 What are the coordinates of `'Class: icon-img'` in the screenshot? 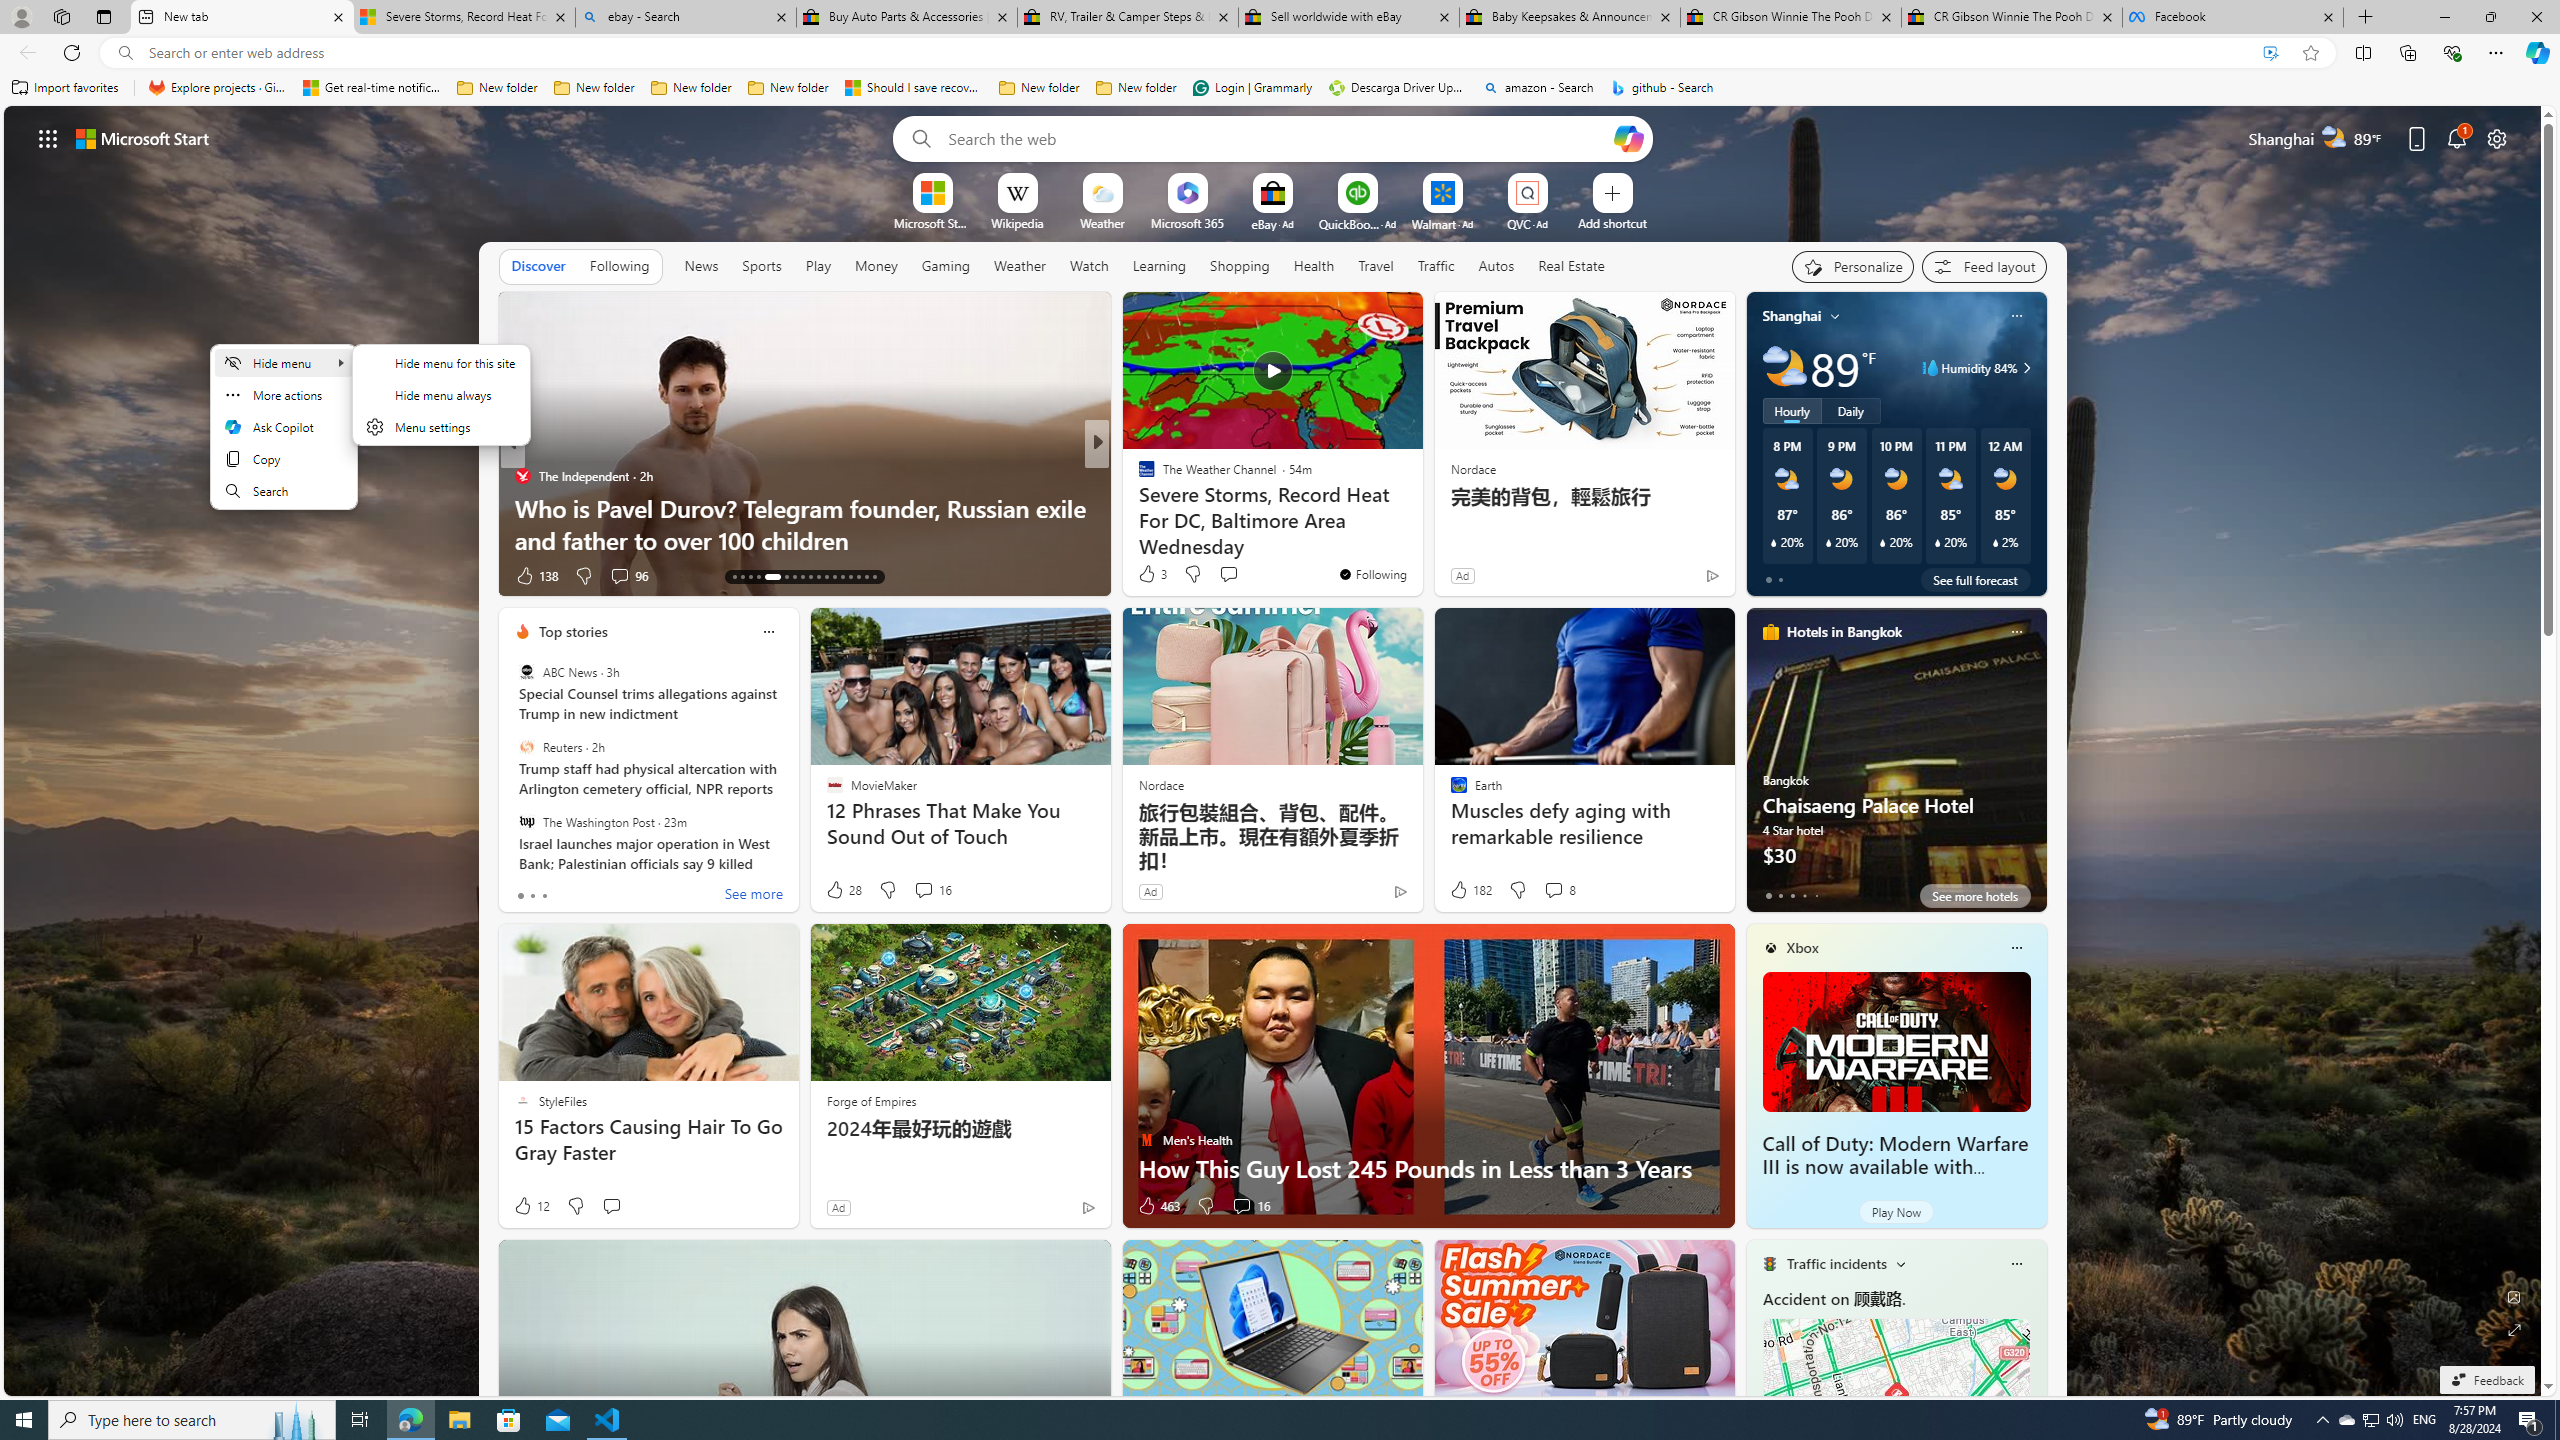 It's located at (2015, 1263).